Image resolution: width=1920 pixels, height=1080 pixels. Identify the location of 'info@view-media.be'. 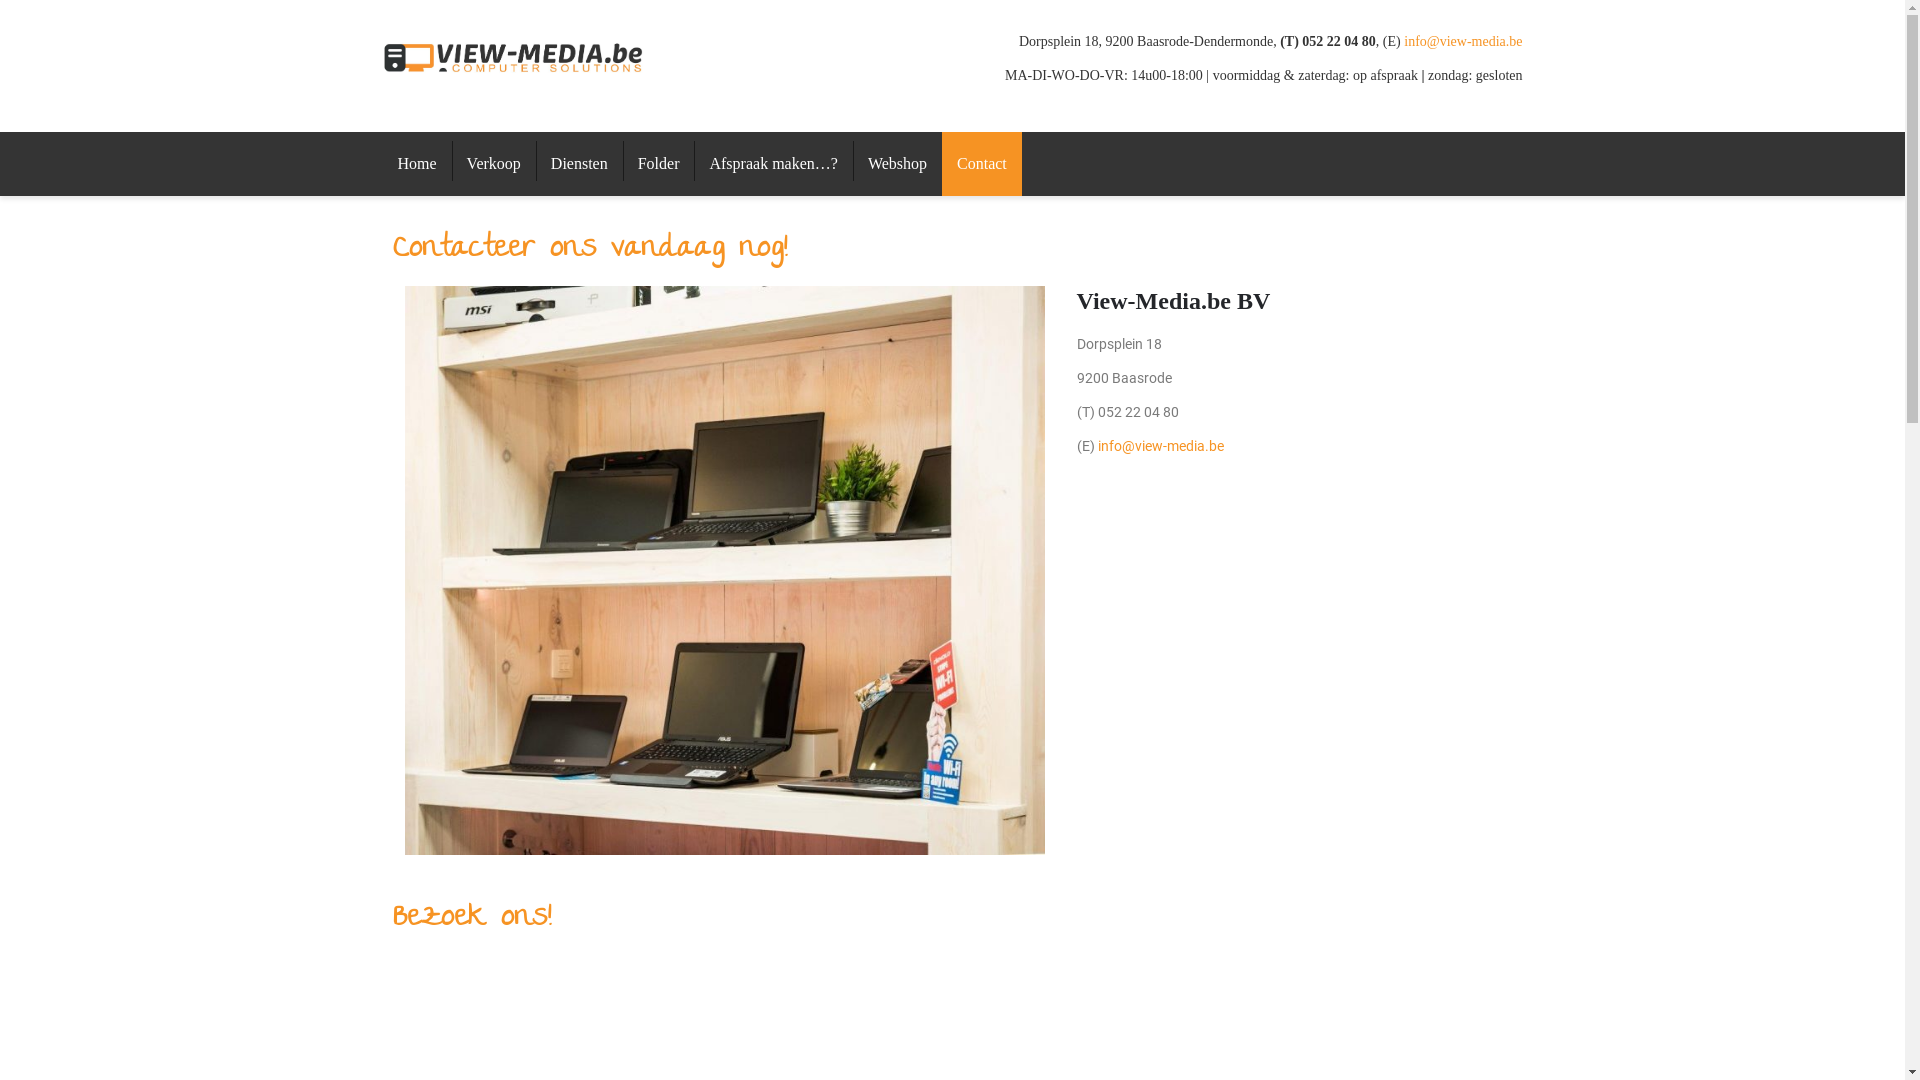
(1161, 445).